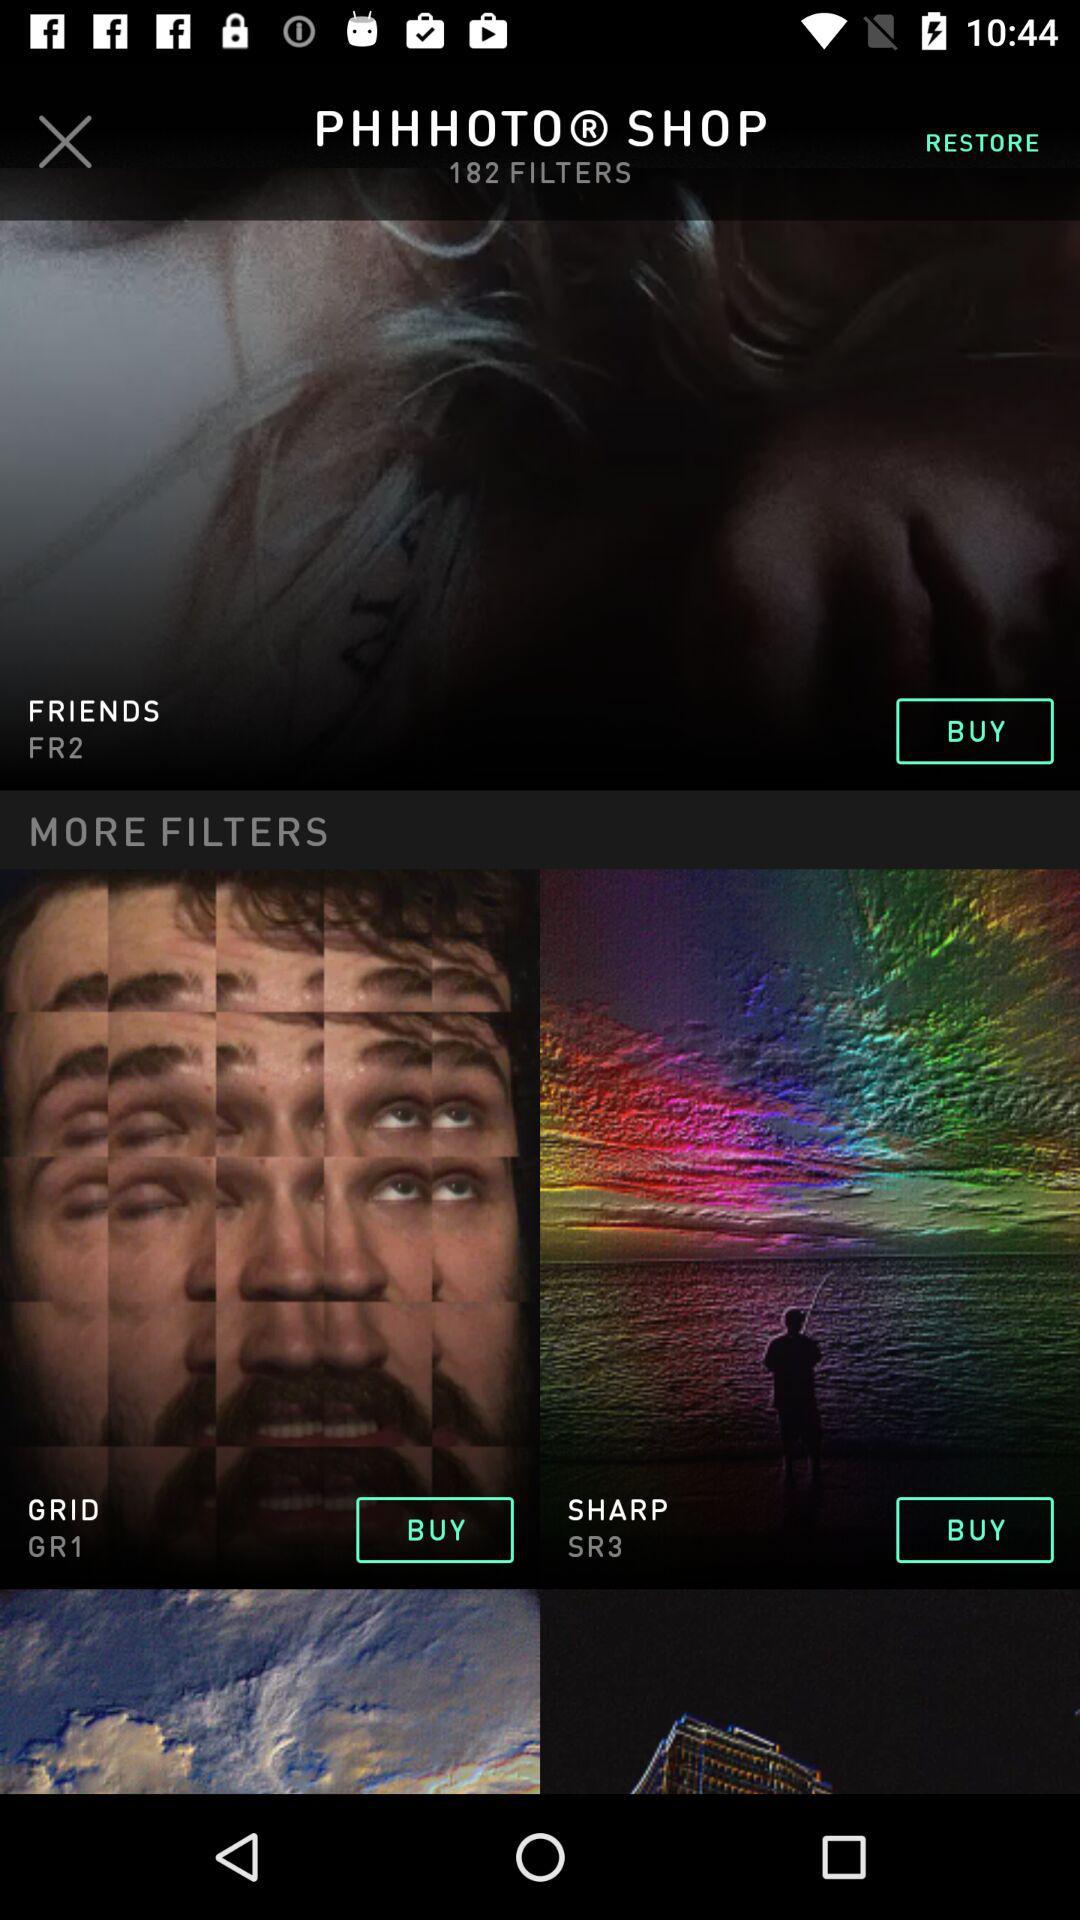  Describe the element at coordinates (981, 140) in the screenshot. I see `the restore` at that location.